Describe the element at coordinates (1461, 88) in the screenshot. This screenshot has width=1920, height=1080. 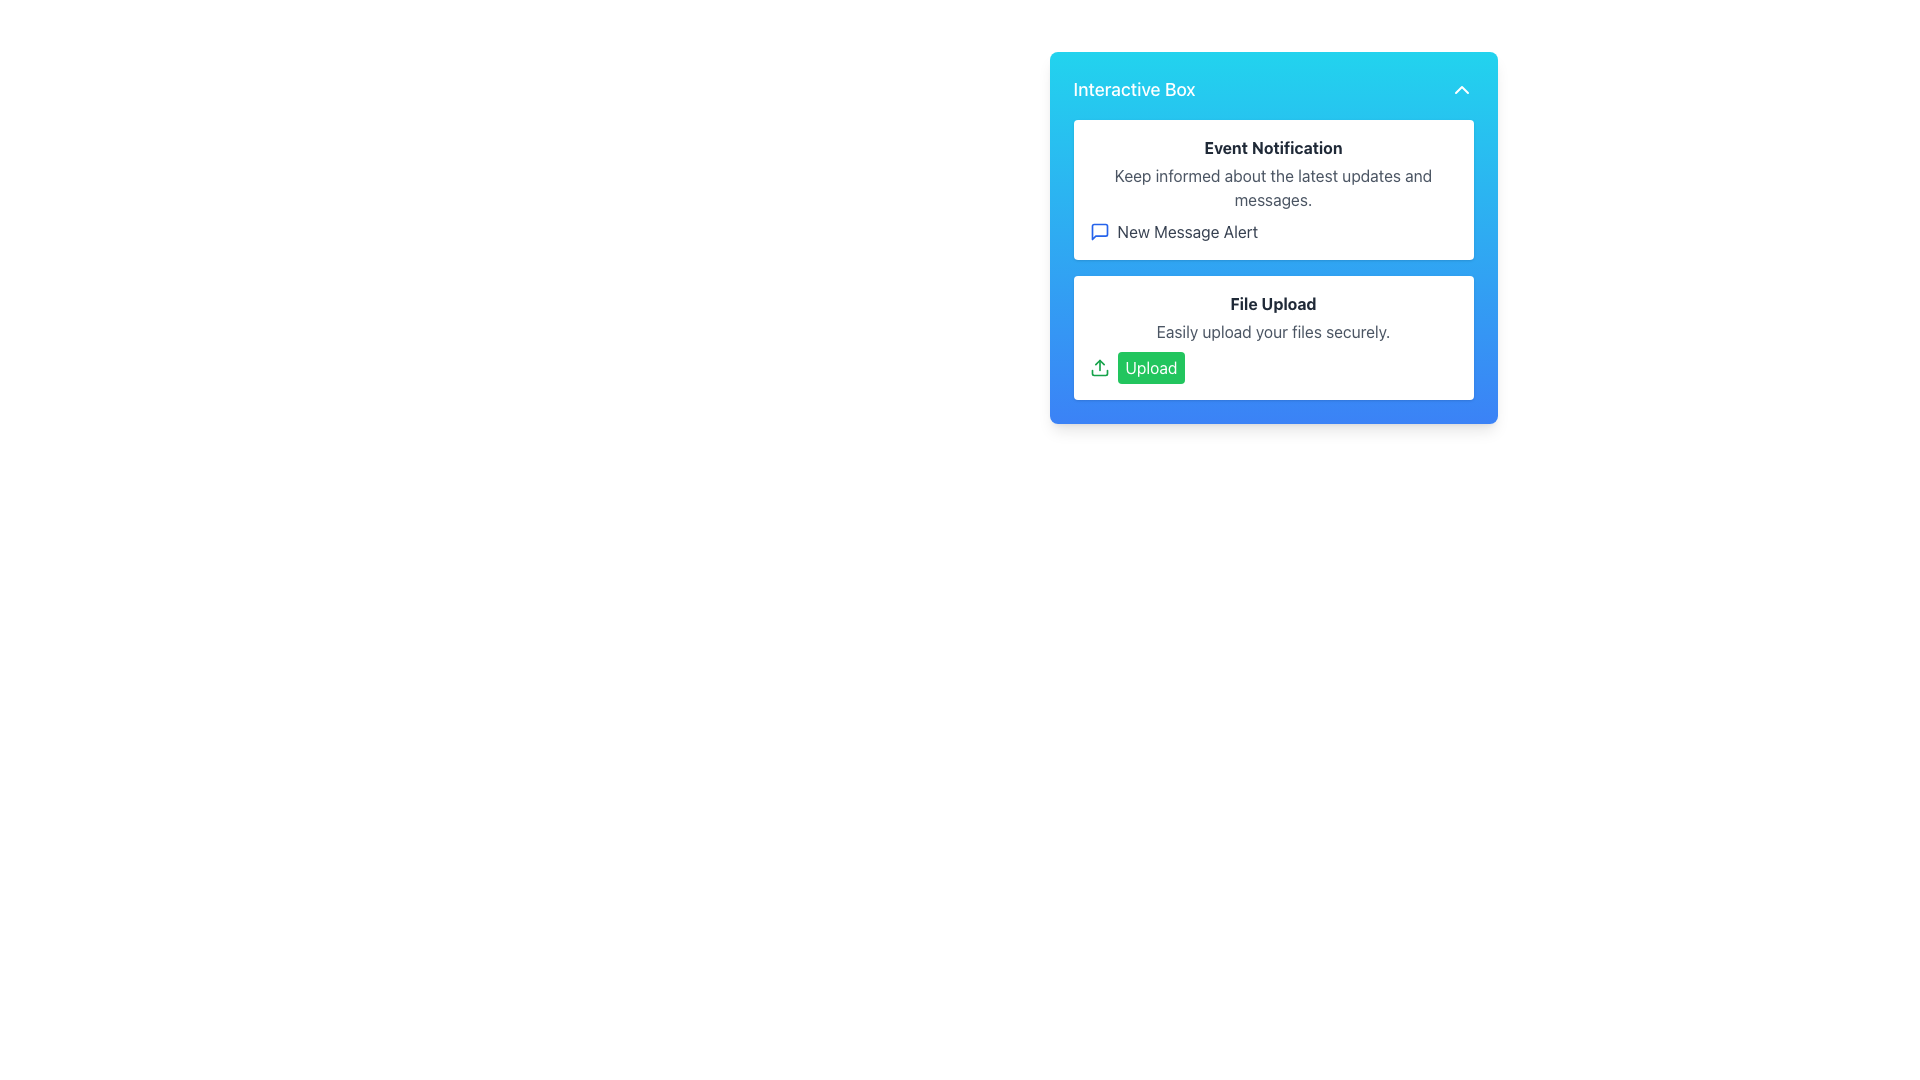
I see `the Chevron toggle button located in the top-right corner of the 'Interactive Box'` at that location.